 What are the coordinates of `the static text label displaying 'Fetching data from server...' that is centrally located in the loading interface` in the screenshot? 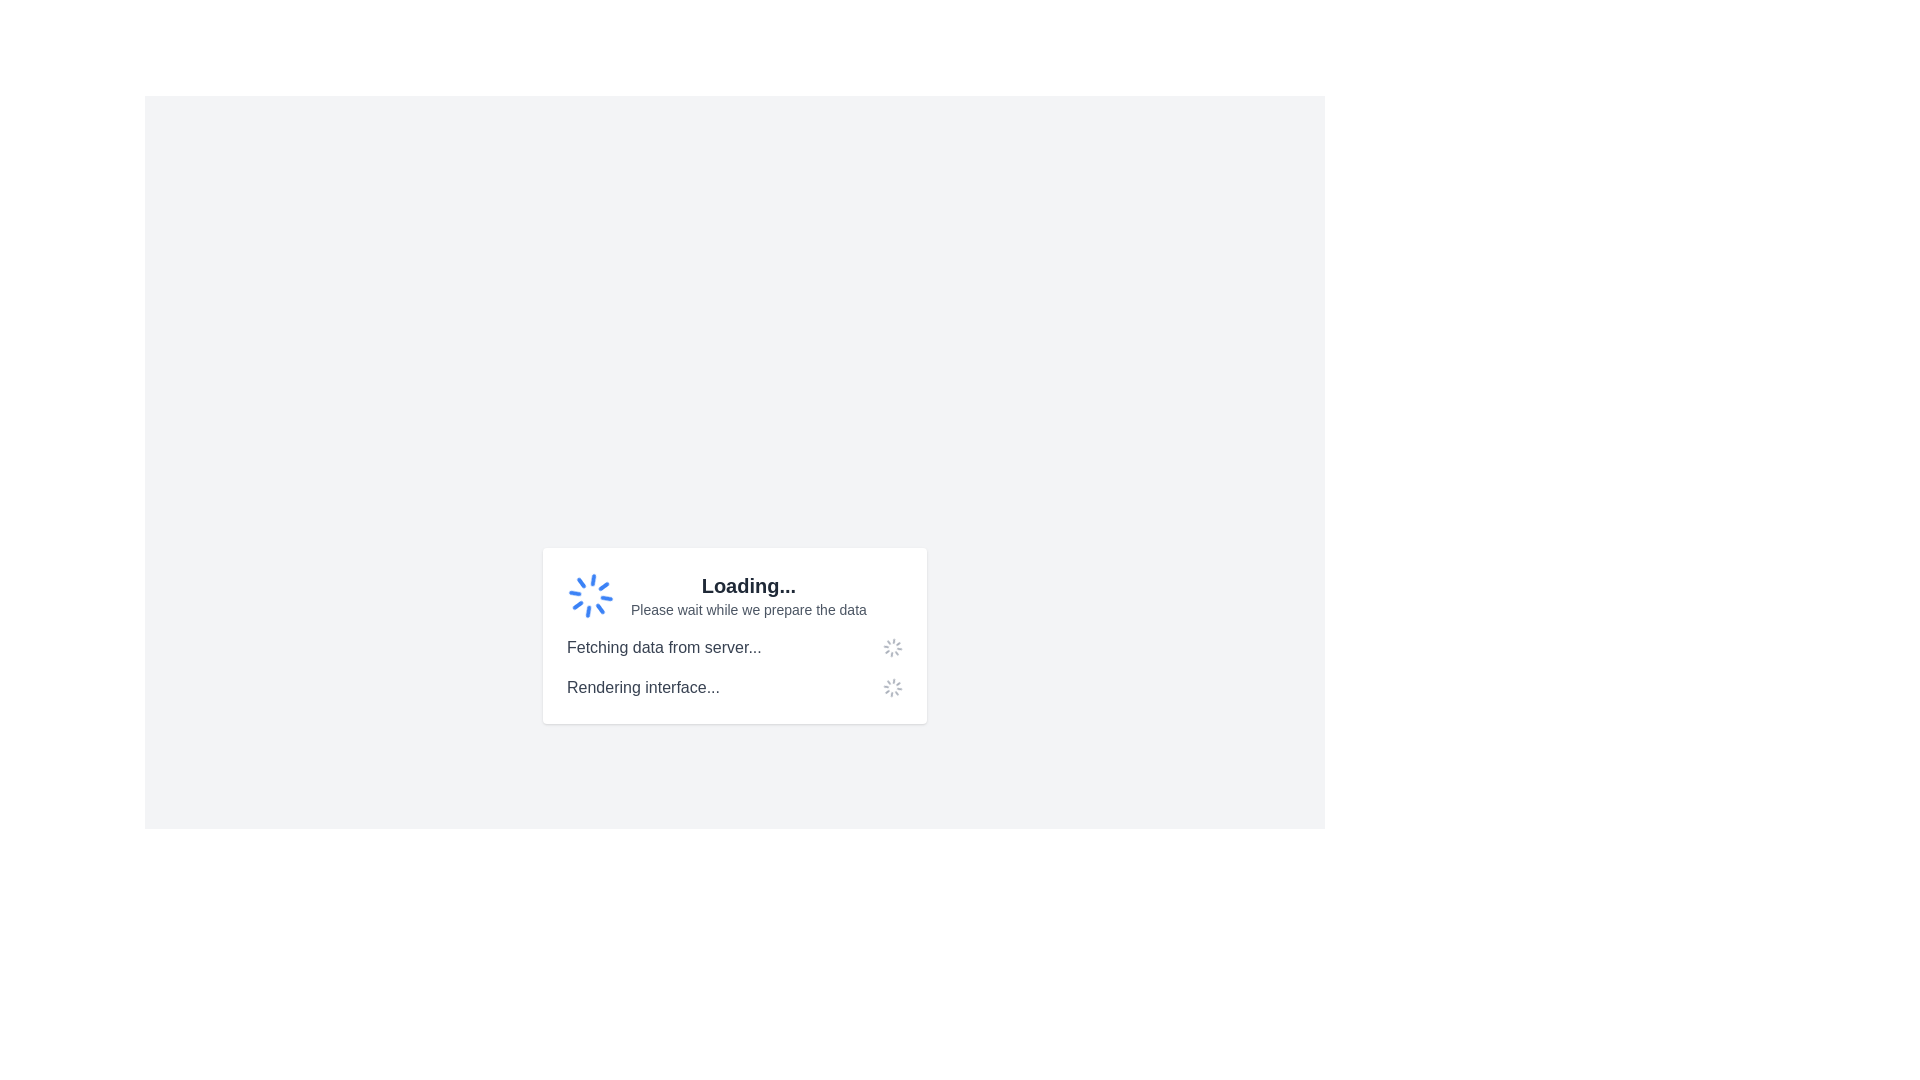 It's located at (664, 648).